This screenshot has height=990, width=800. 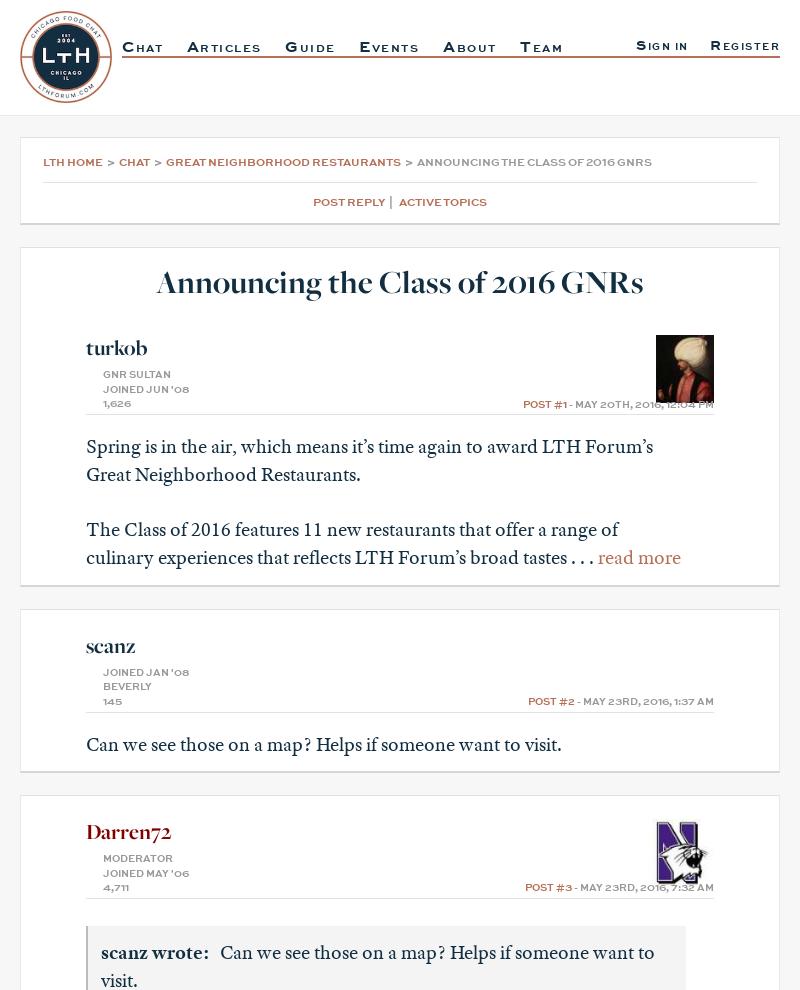 I want to click on '|', so click(x=391, y=201).